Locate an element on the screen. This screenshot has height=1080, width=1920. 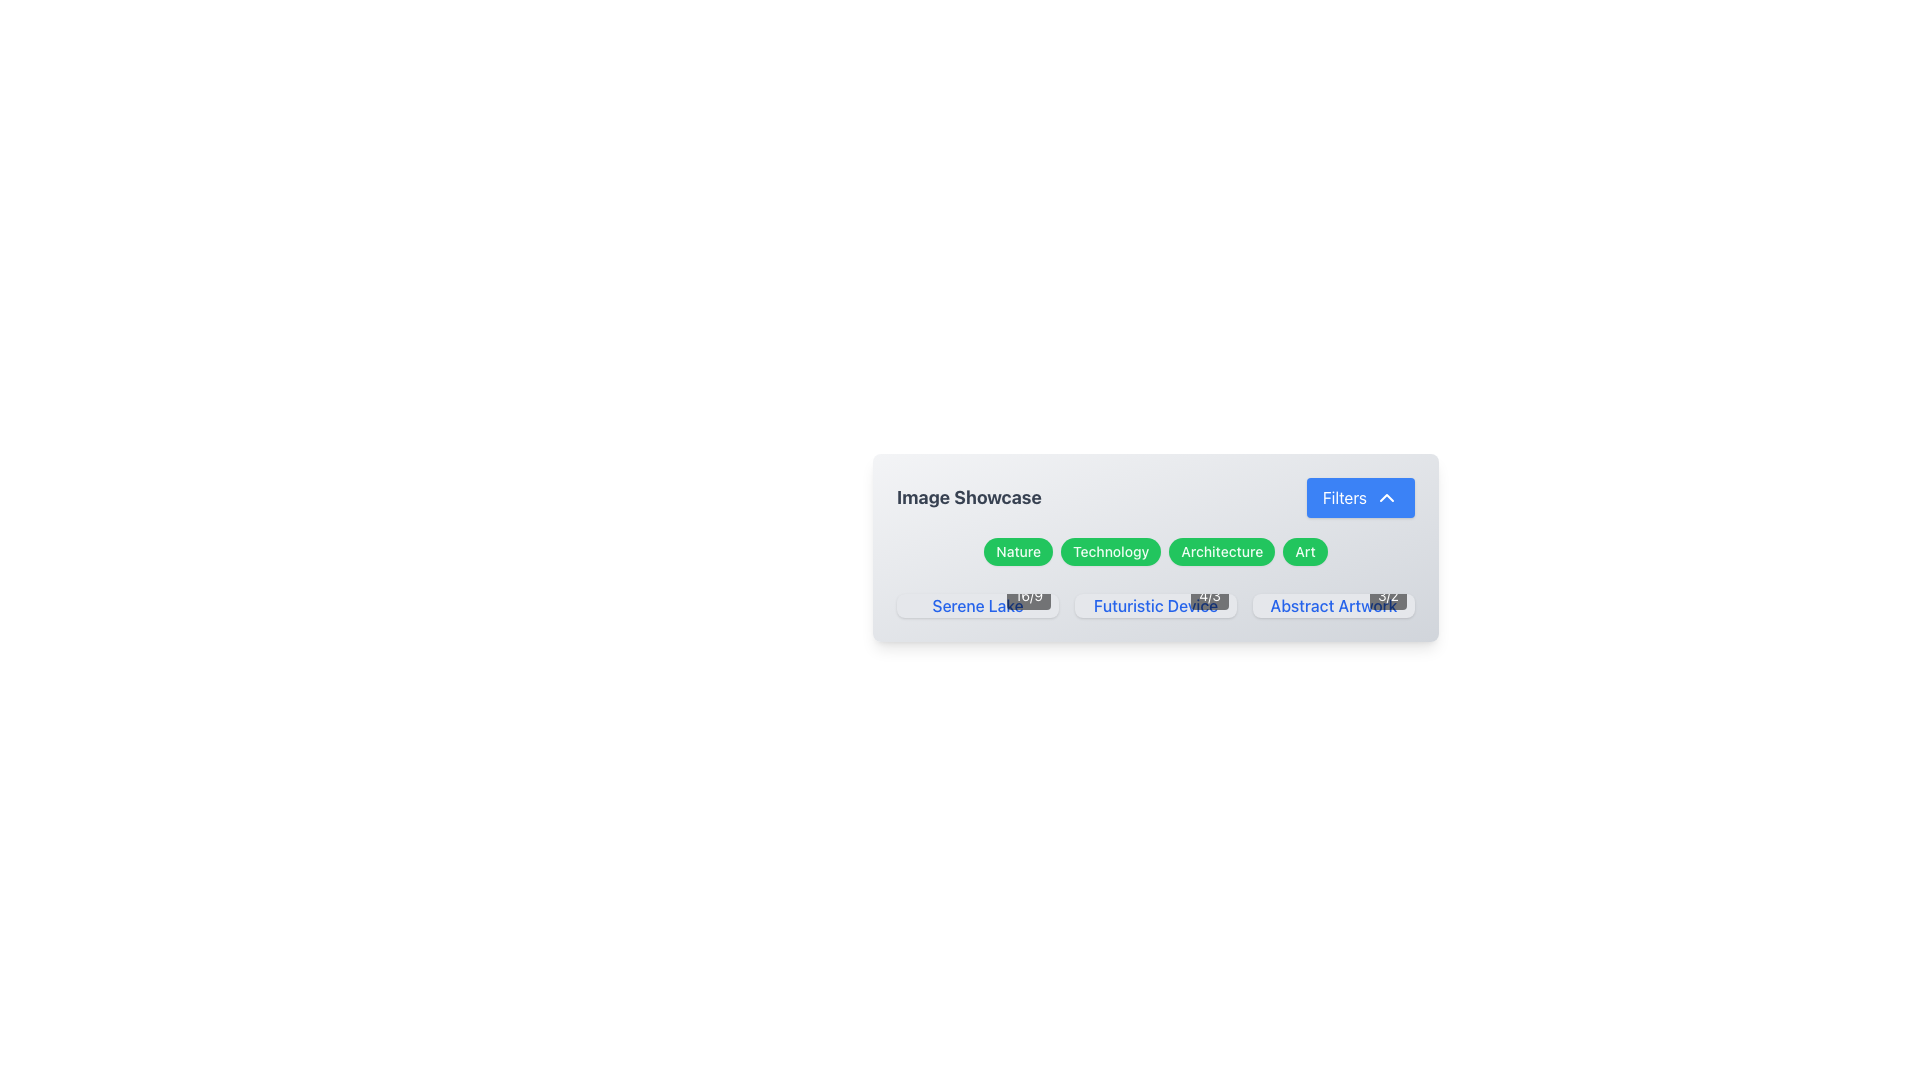
the text label displaying 'Abstract Artwork', which is styled in medium blue and is the rightmost item in a horizontal layout of selectable options, located in the bottom-right section of the interface is located at coordinates (1334, 604).